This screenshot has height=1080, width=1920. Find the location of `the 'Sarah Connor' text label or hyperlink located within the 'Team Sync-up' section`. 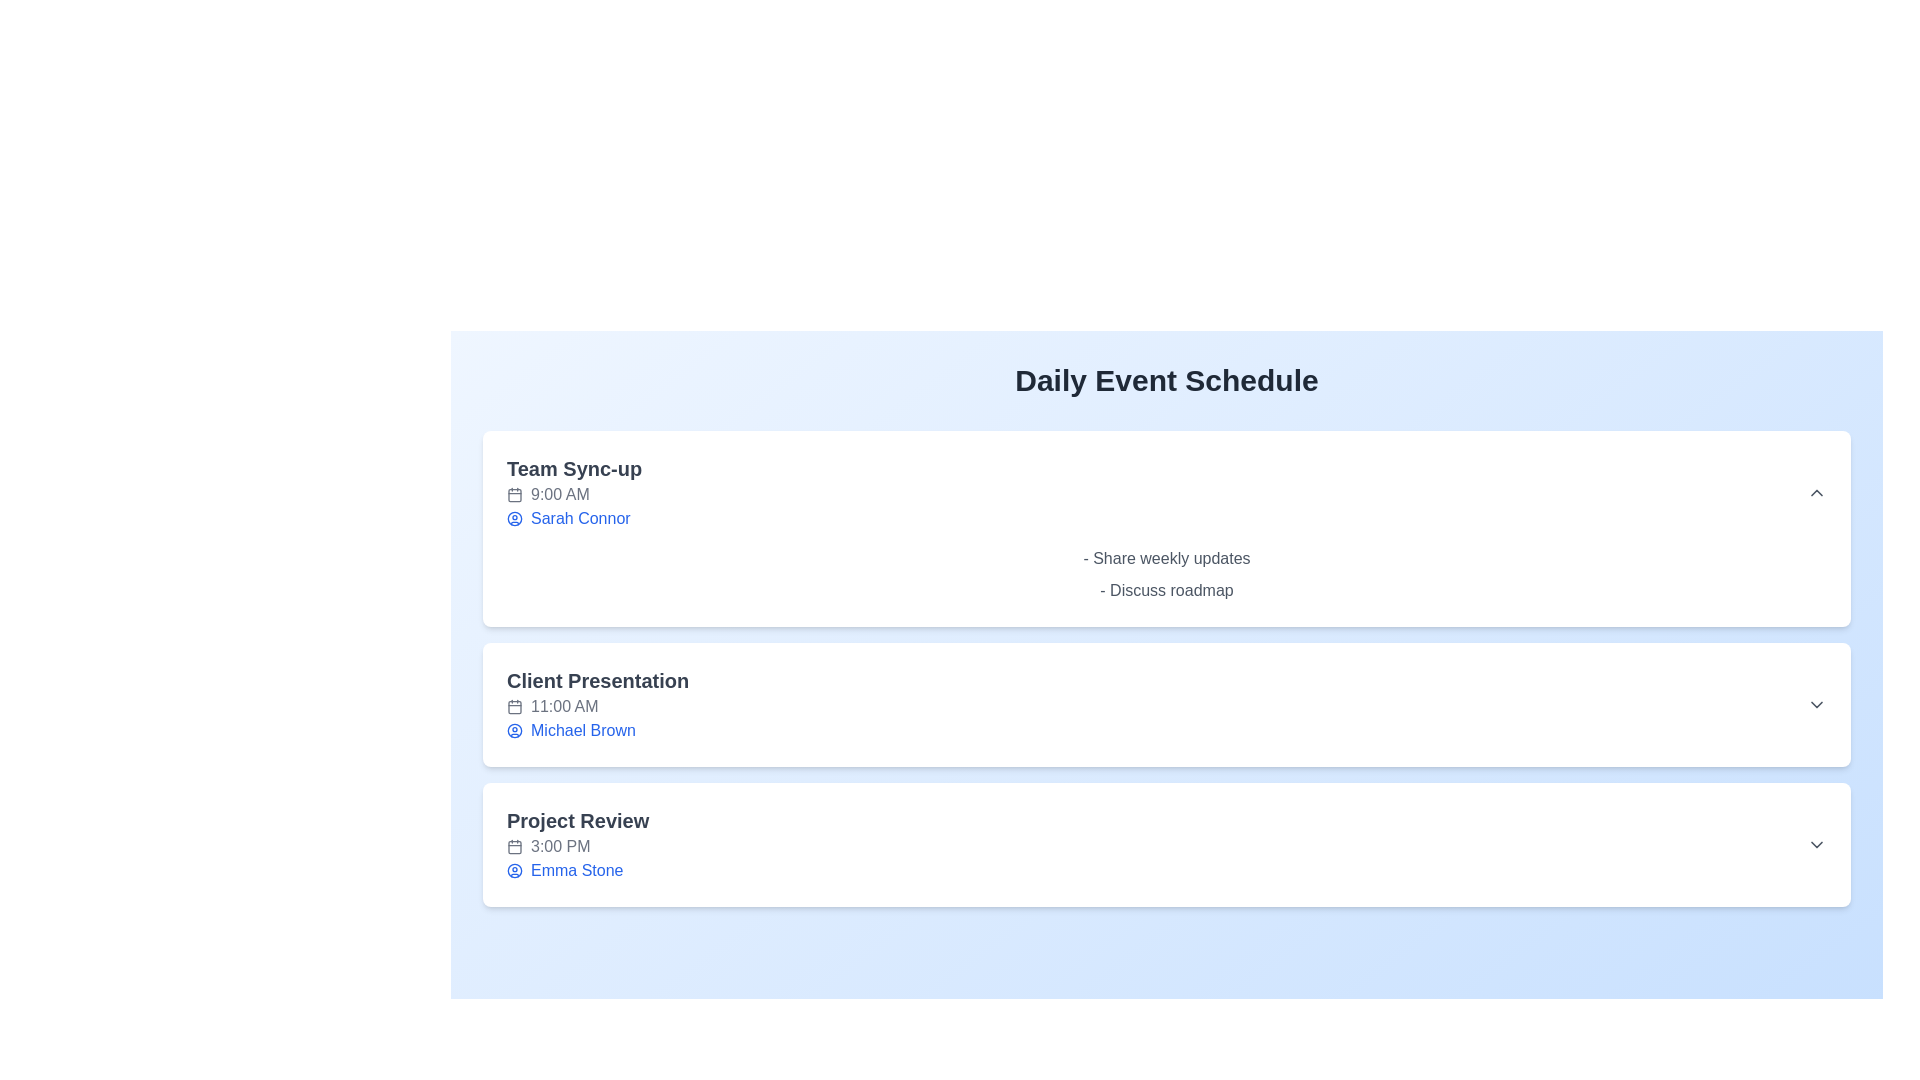

the 'Sarah Connor' text label or hyperlink located within the 'Team Sync-up' section is located at coordinates (579, 518).